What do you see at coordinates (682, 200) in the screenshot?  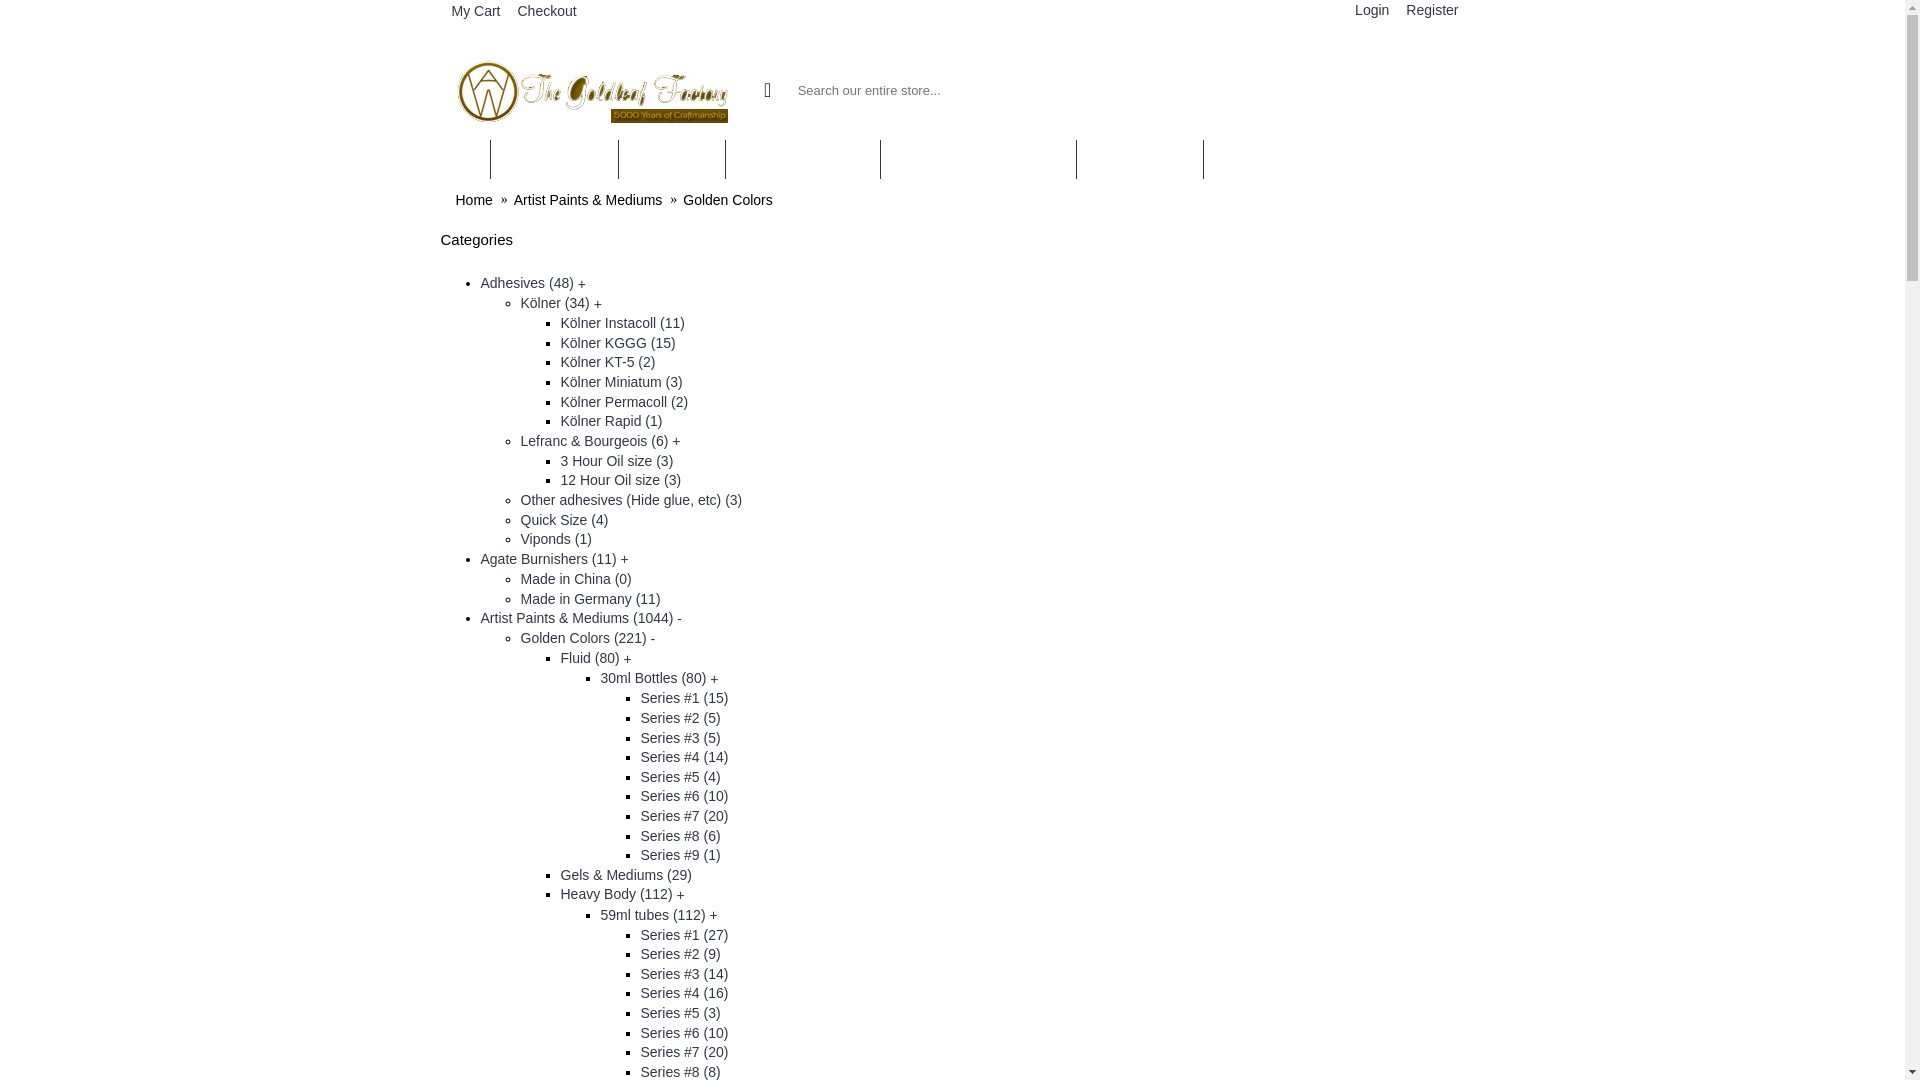 I see `'Golden Colors'` at bounding box center [682, 200].